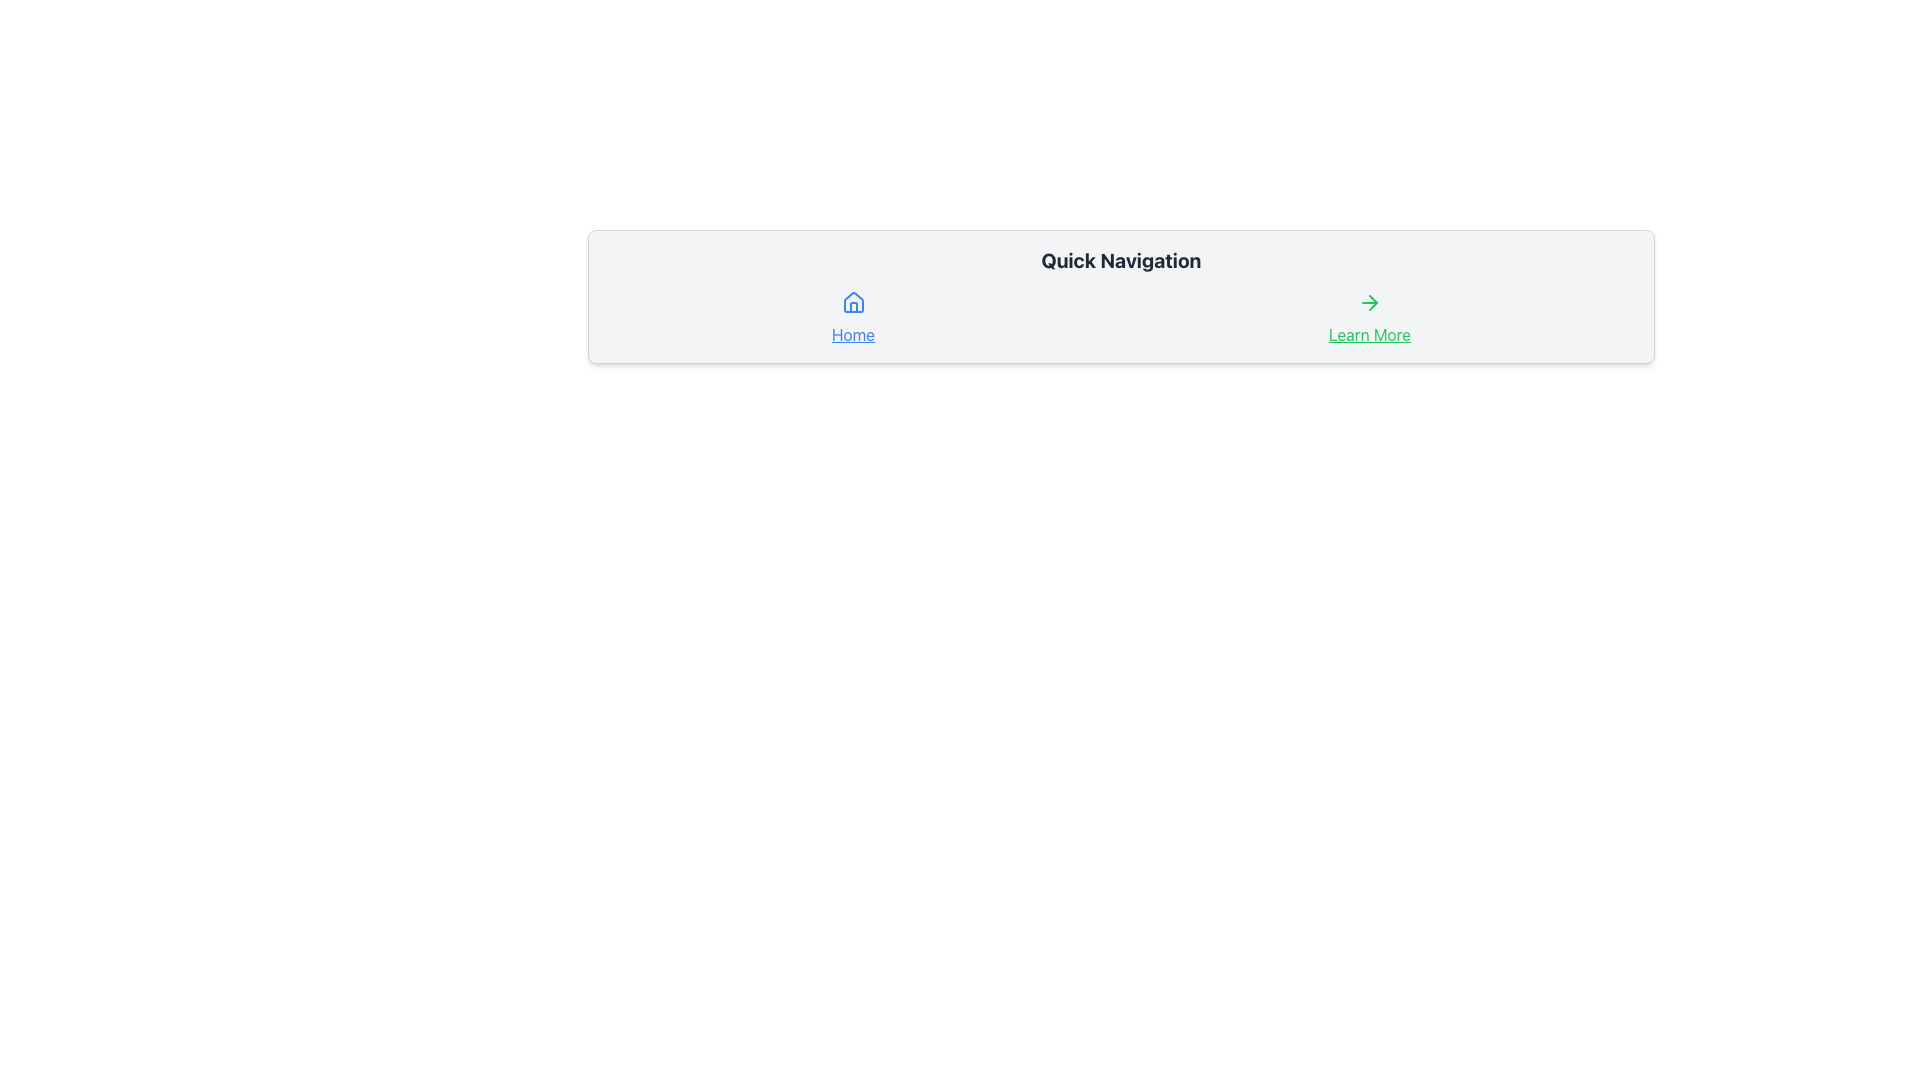 Image resolution: width=1920 pixels, height=1080 pixels. I want to click on the green underlined hyperlink 'Learn More' located on the right side of the 'Quick Navigation' section, so click(1368, 334).